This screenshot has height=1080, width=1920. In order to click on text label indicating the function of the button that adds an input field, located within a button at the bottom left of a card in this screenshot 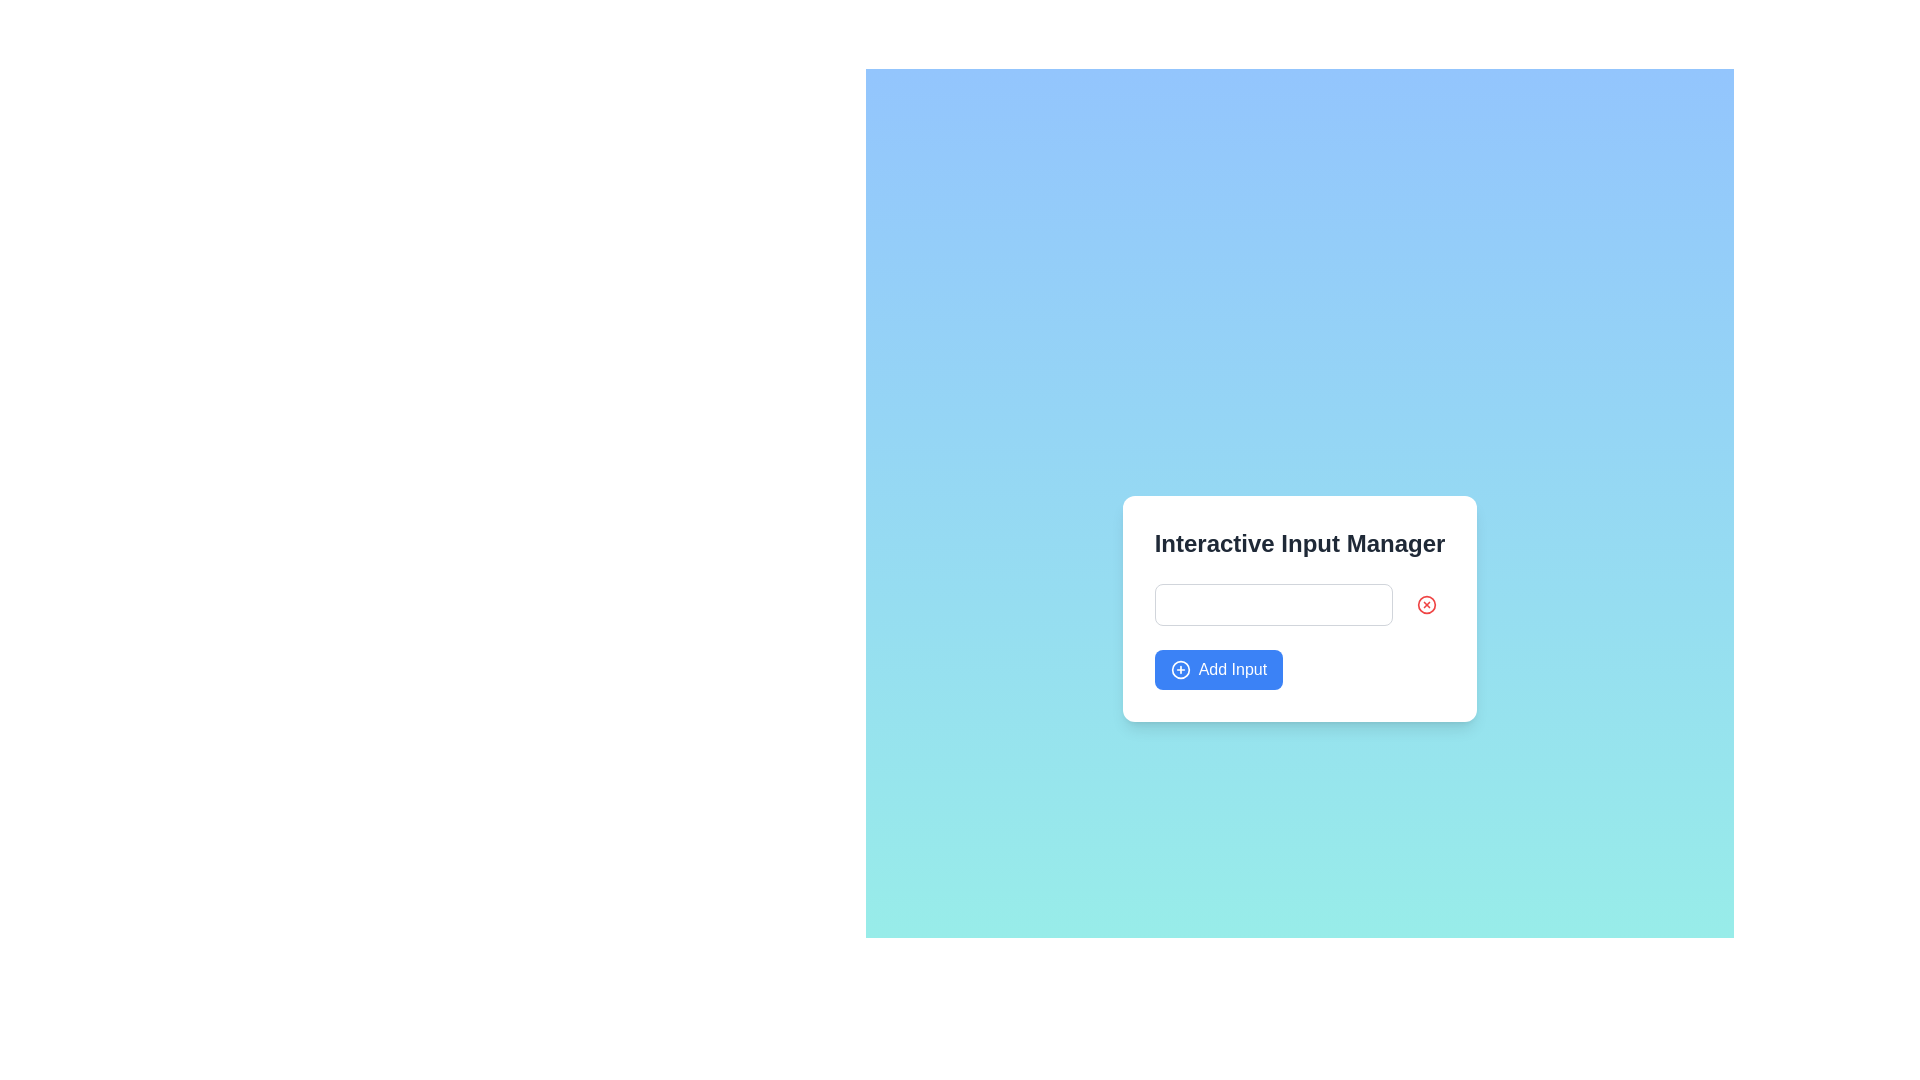, I will do `click(1231, 670)`.